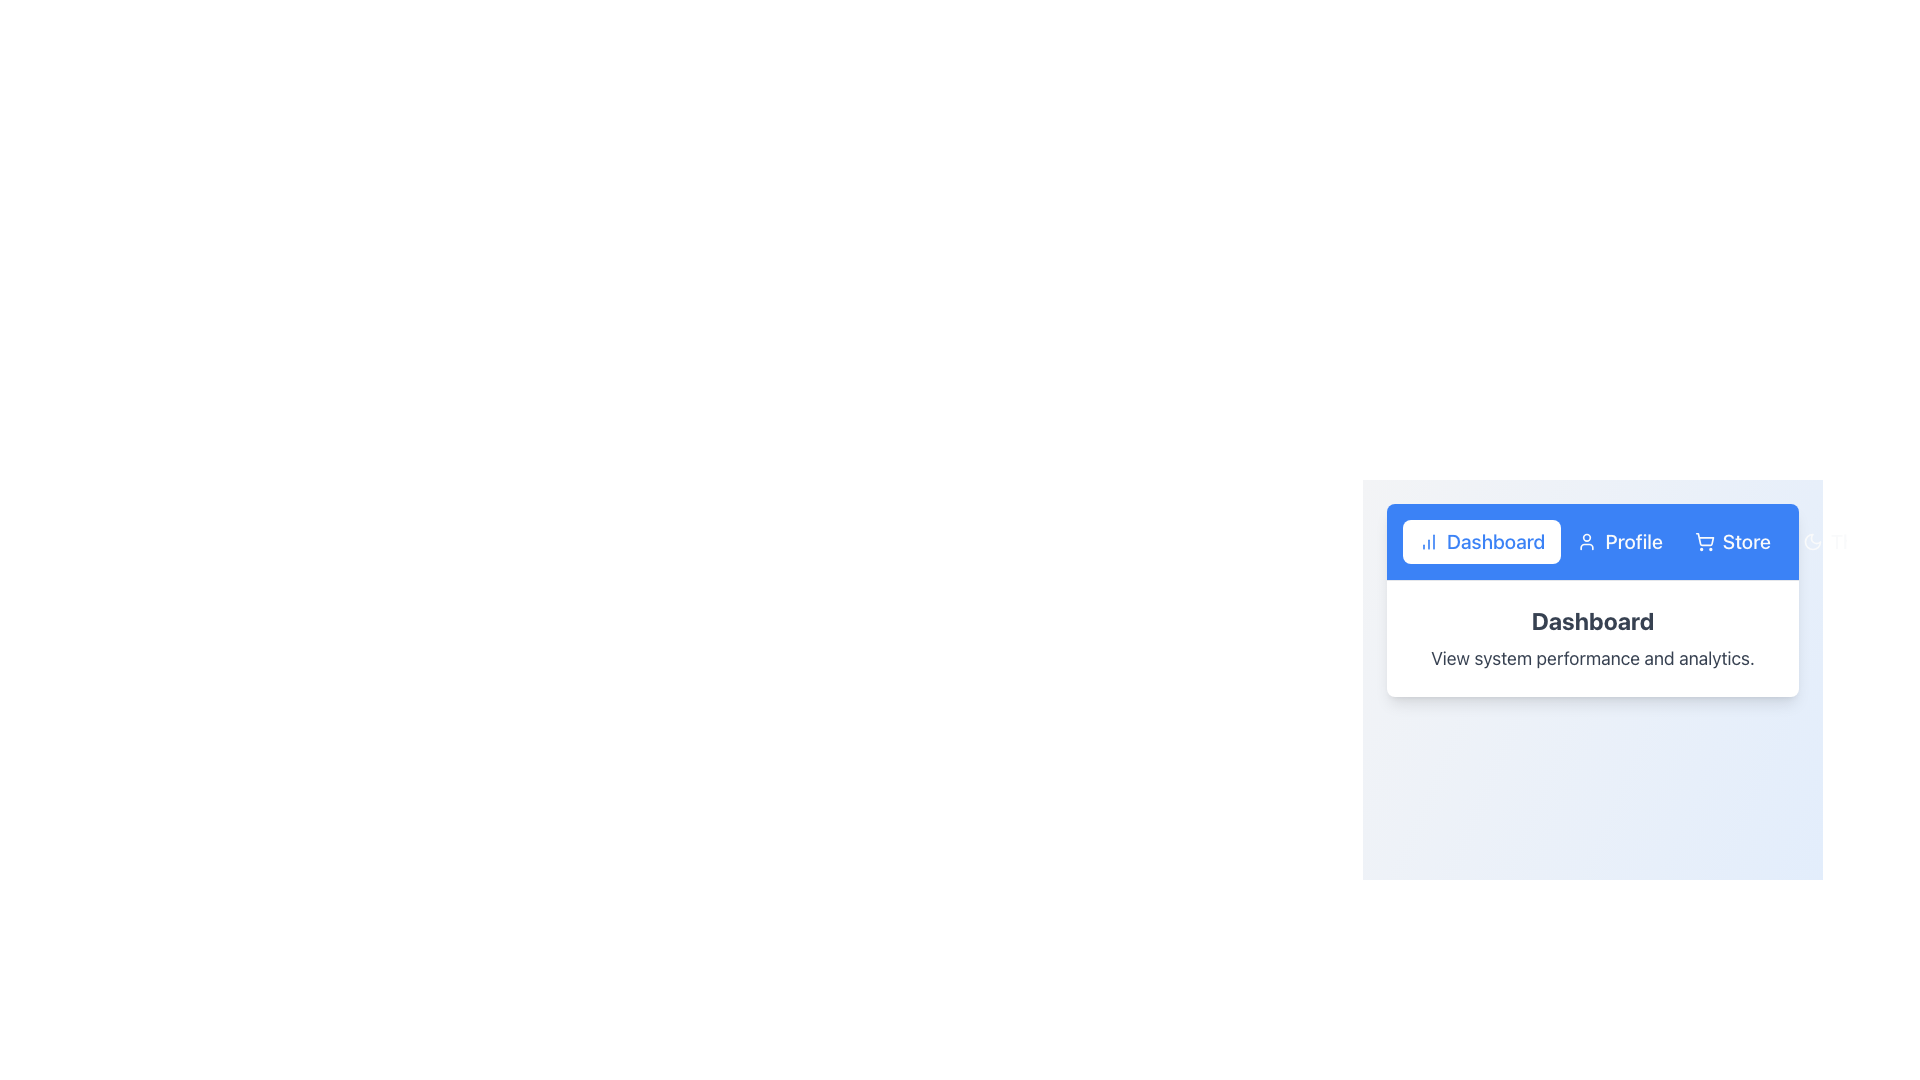 This screenshot has height=1080, width=1920. What do you see at coordinates (1620, 542) in the screenshot?
I see `the second button in the horizontal navigation bar` at bounding box center [1620, 542].